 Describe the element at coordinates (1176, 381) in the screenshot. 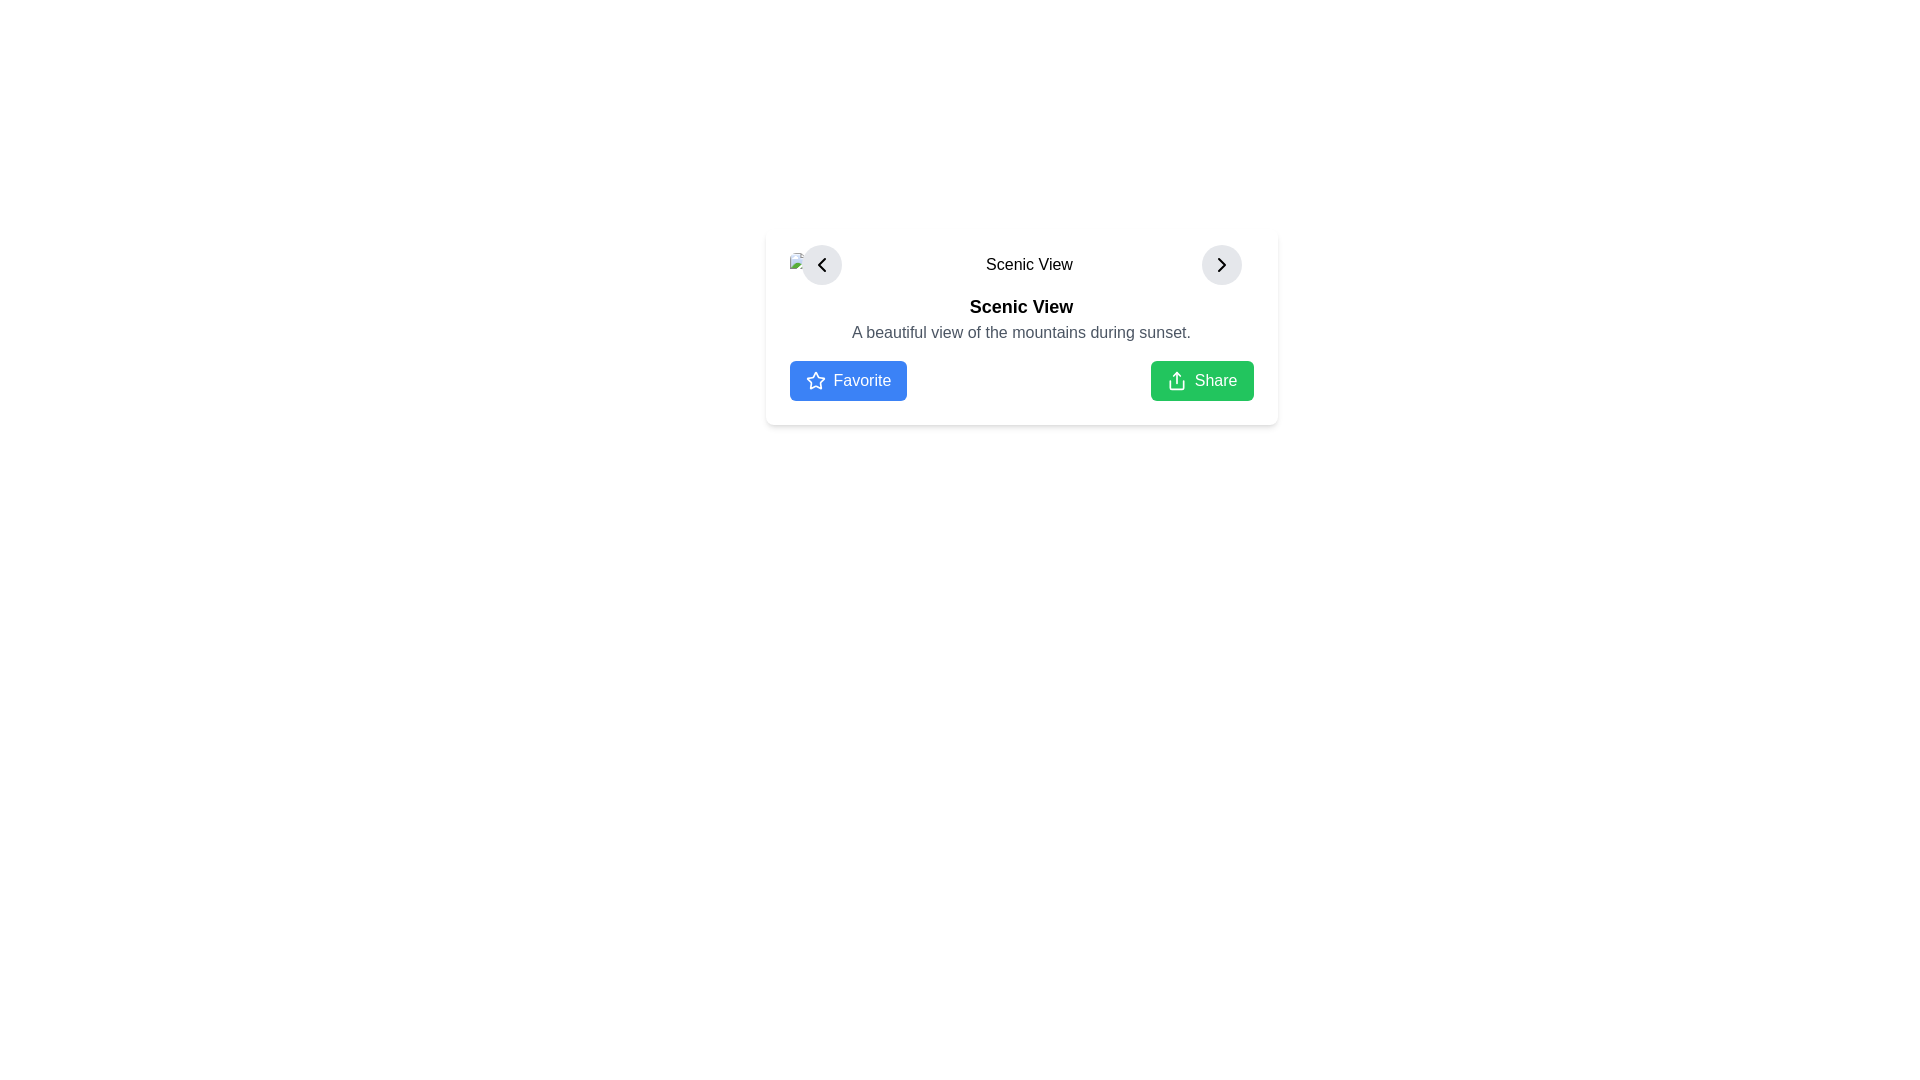

I see `the small squared 'Share' icon with a green background and white share symbol located within the 'Share' button on the right side of the interface` at that location.